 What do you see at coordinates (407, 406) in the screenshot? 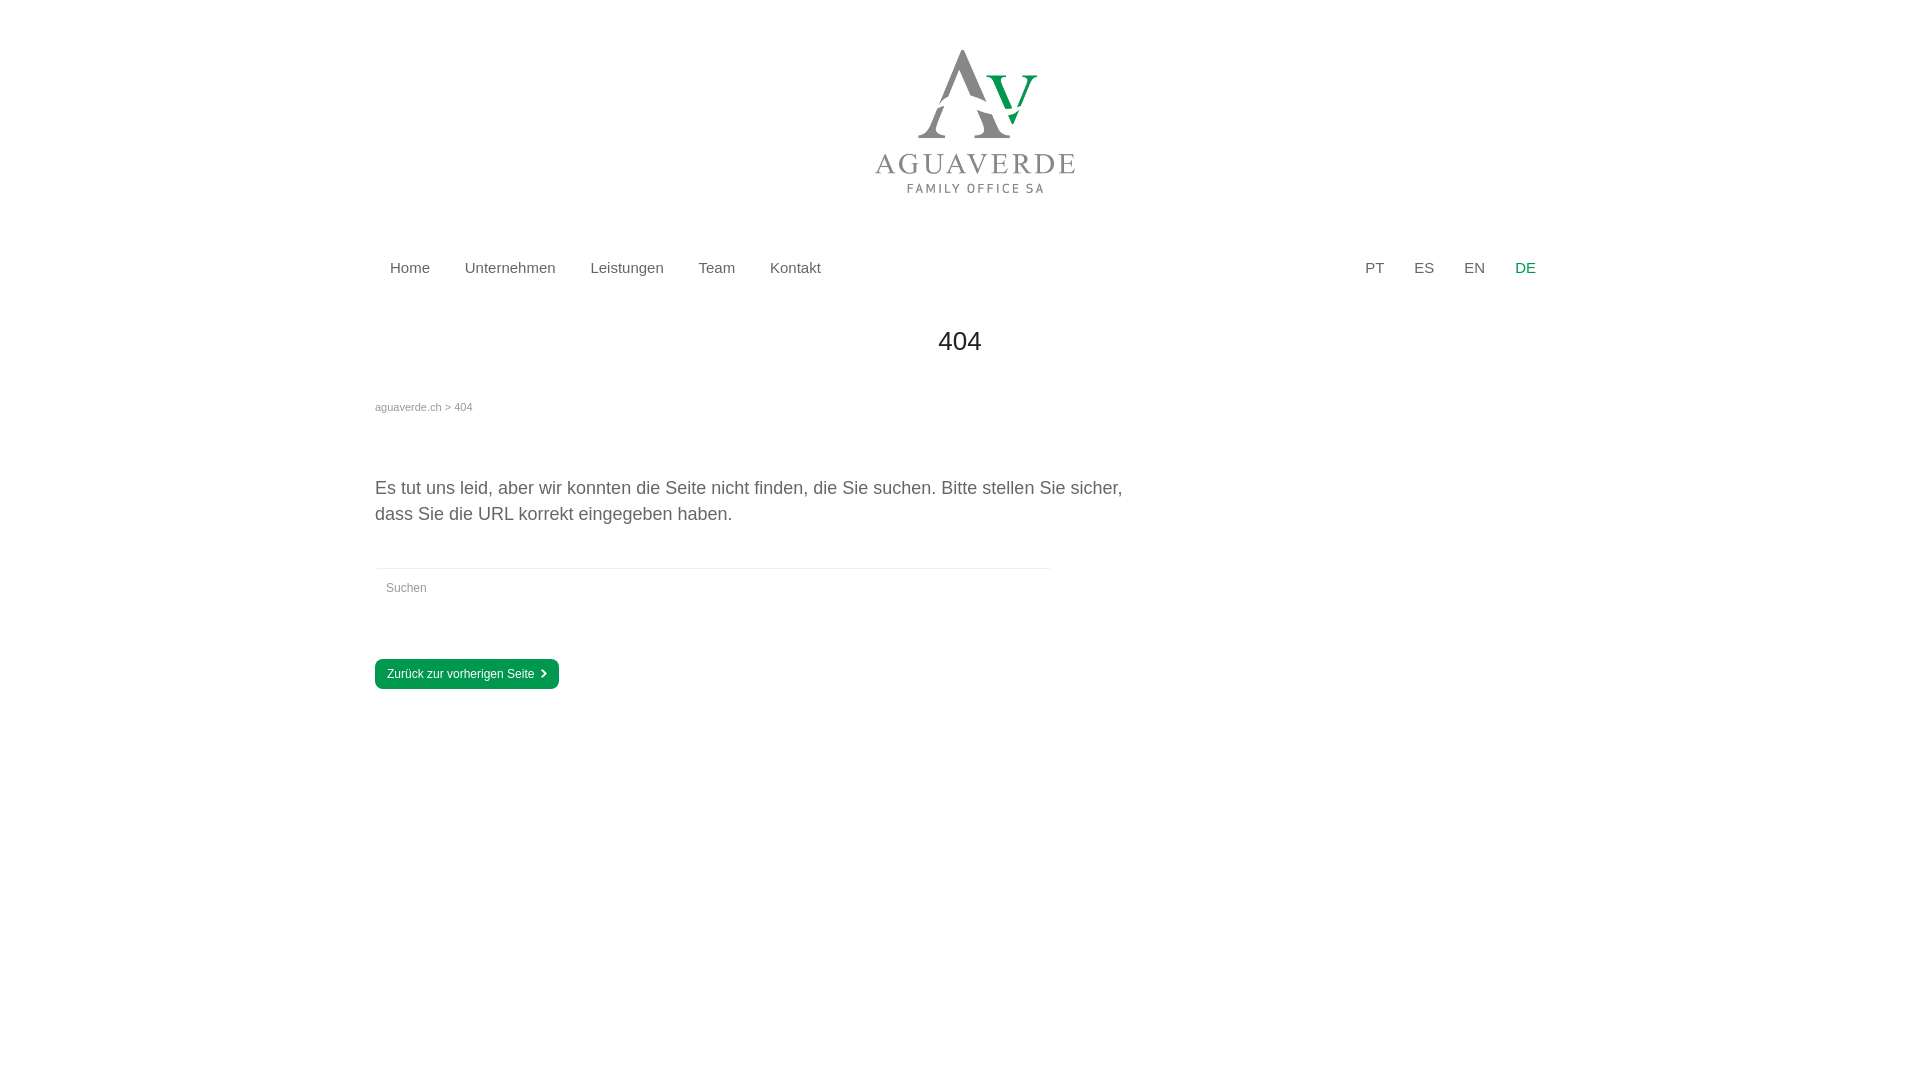
I see `'aguaverde.ch'` at bounding box center [407, 406].